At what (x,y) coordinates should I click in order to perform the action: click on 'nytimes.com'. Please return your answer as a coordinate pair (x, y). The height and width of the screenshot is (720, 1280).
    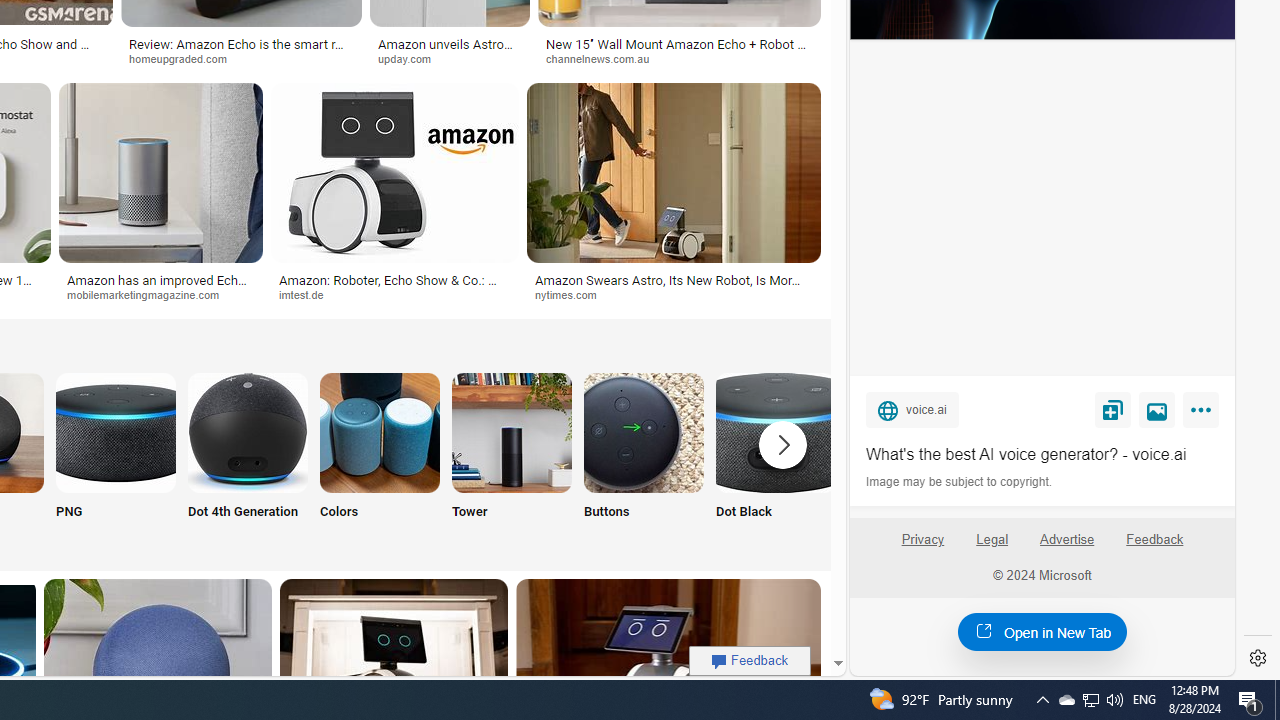
    Looking at the image, I should click on (673, 295).